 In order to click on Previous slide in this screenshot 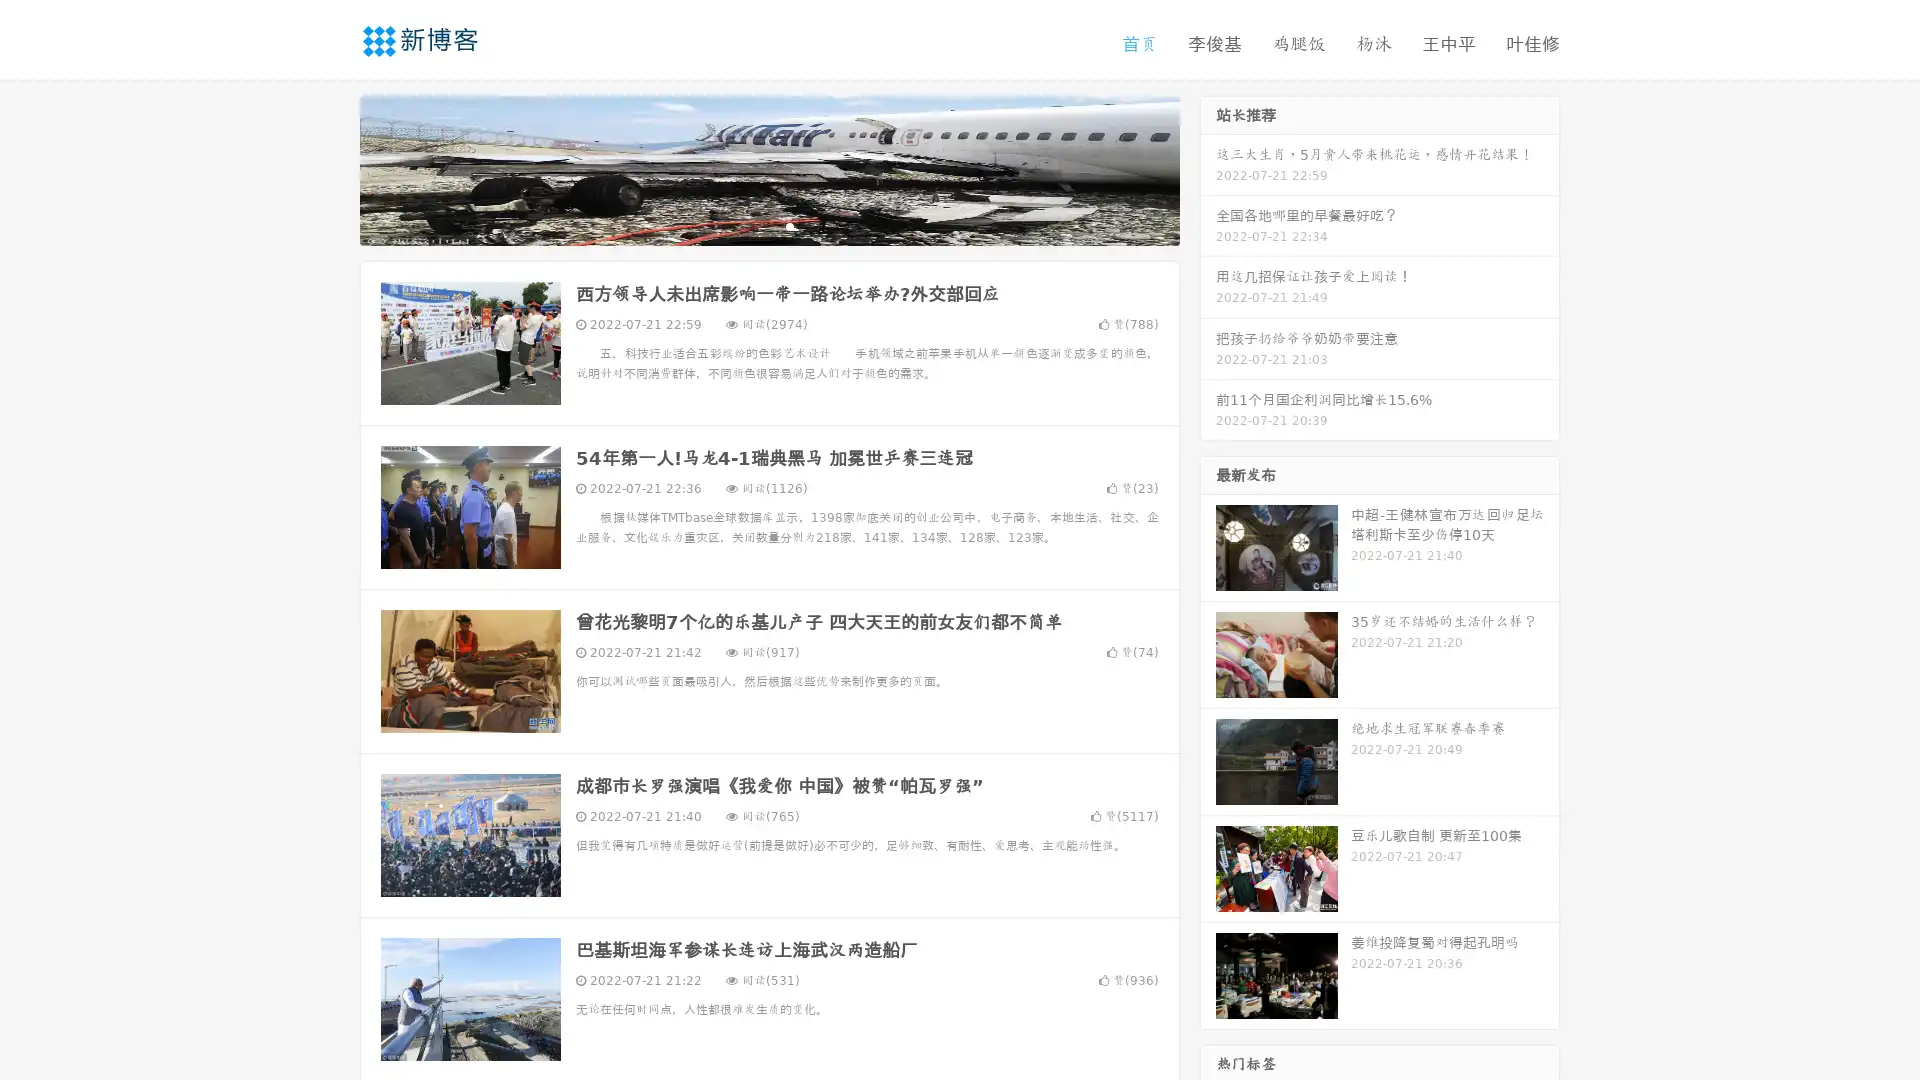, I will do `click(330, 168)`.